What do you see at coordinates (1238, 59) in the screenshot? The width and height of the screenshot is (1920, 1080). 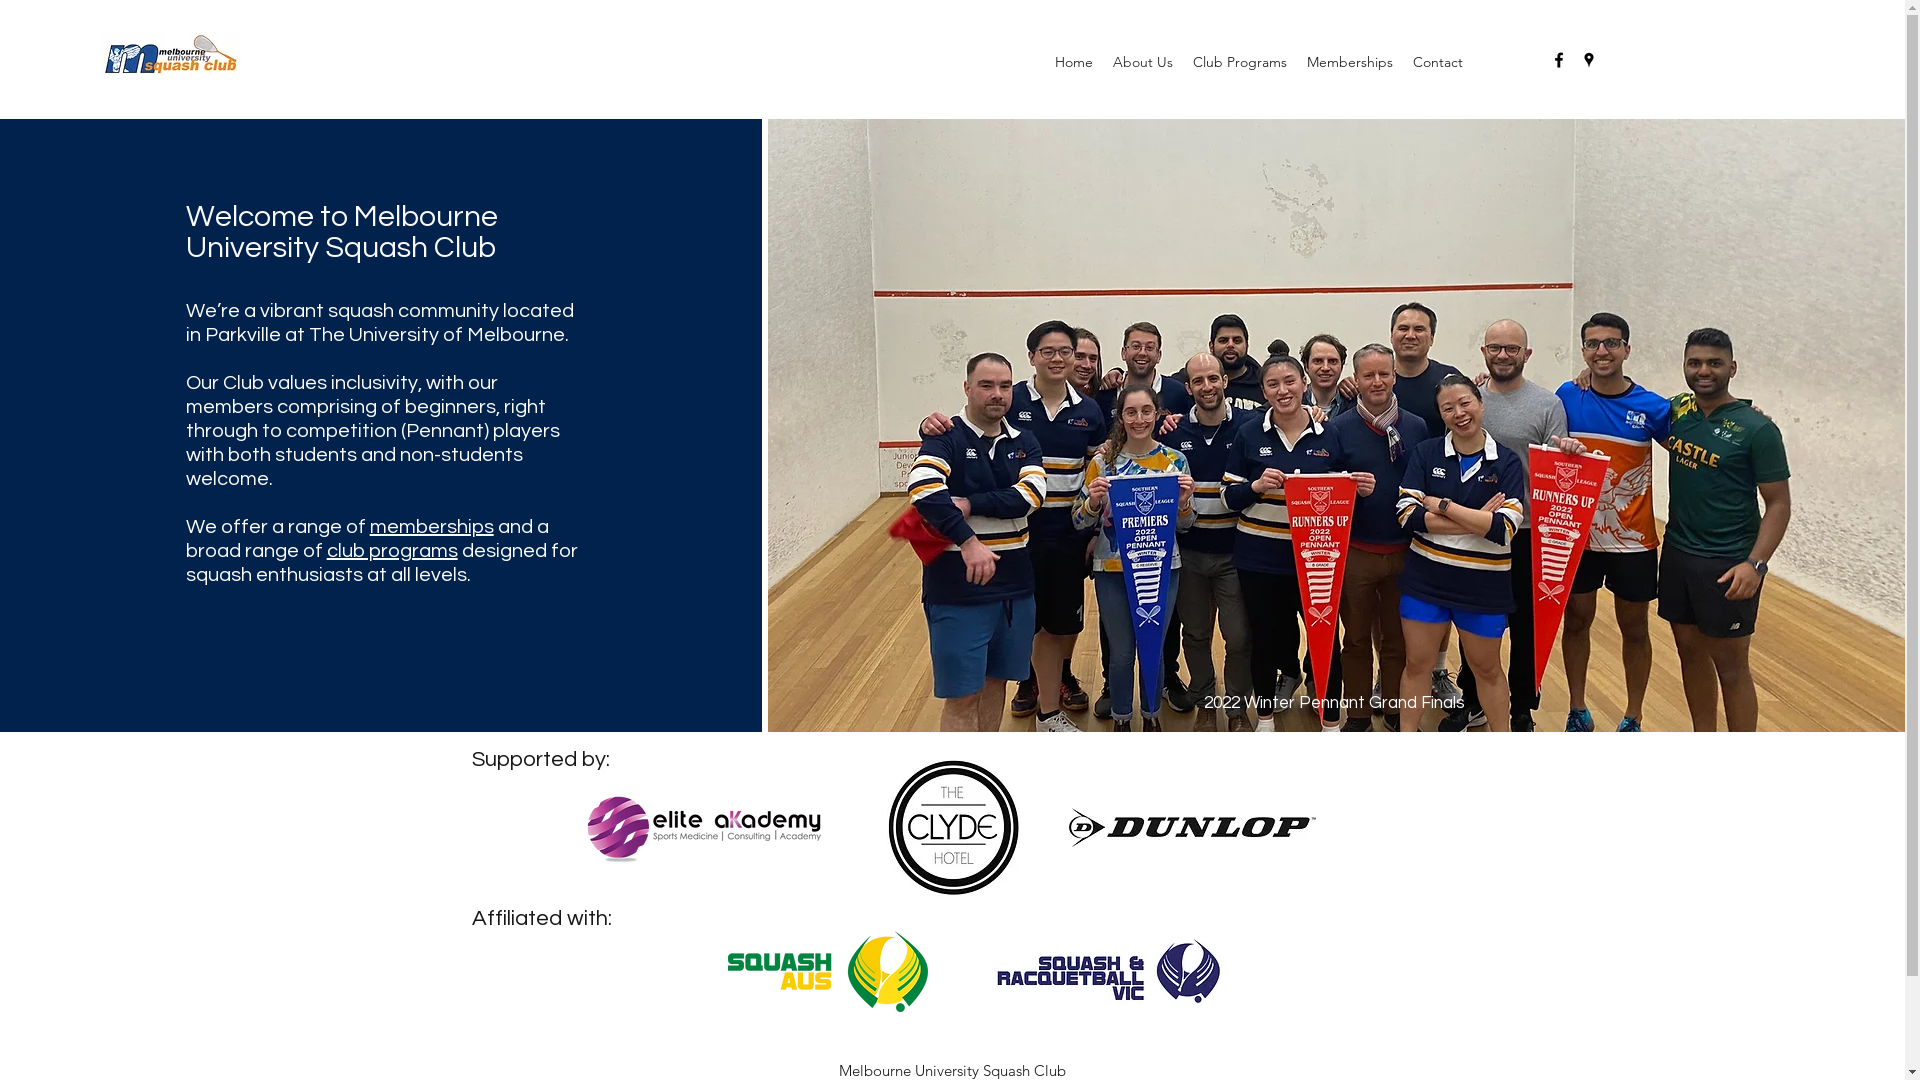 I see `'Club Programs'` at bounding box center [1238, 59].